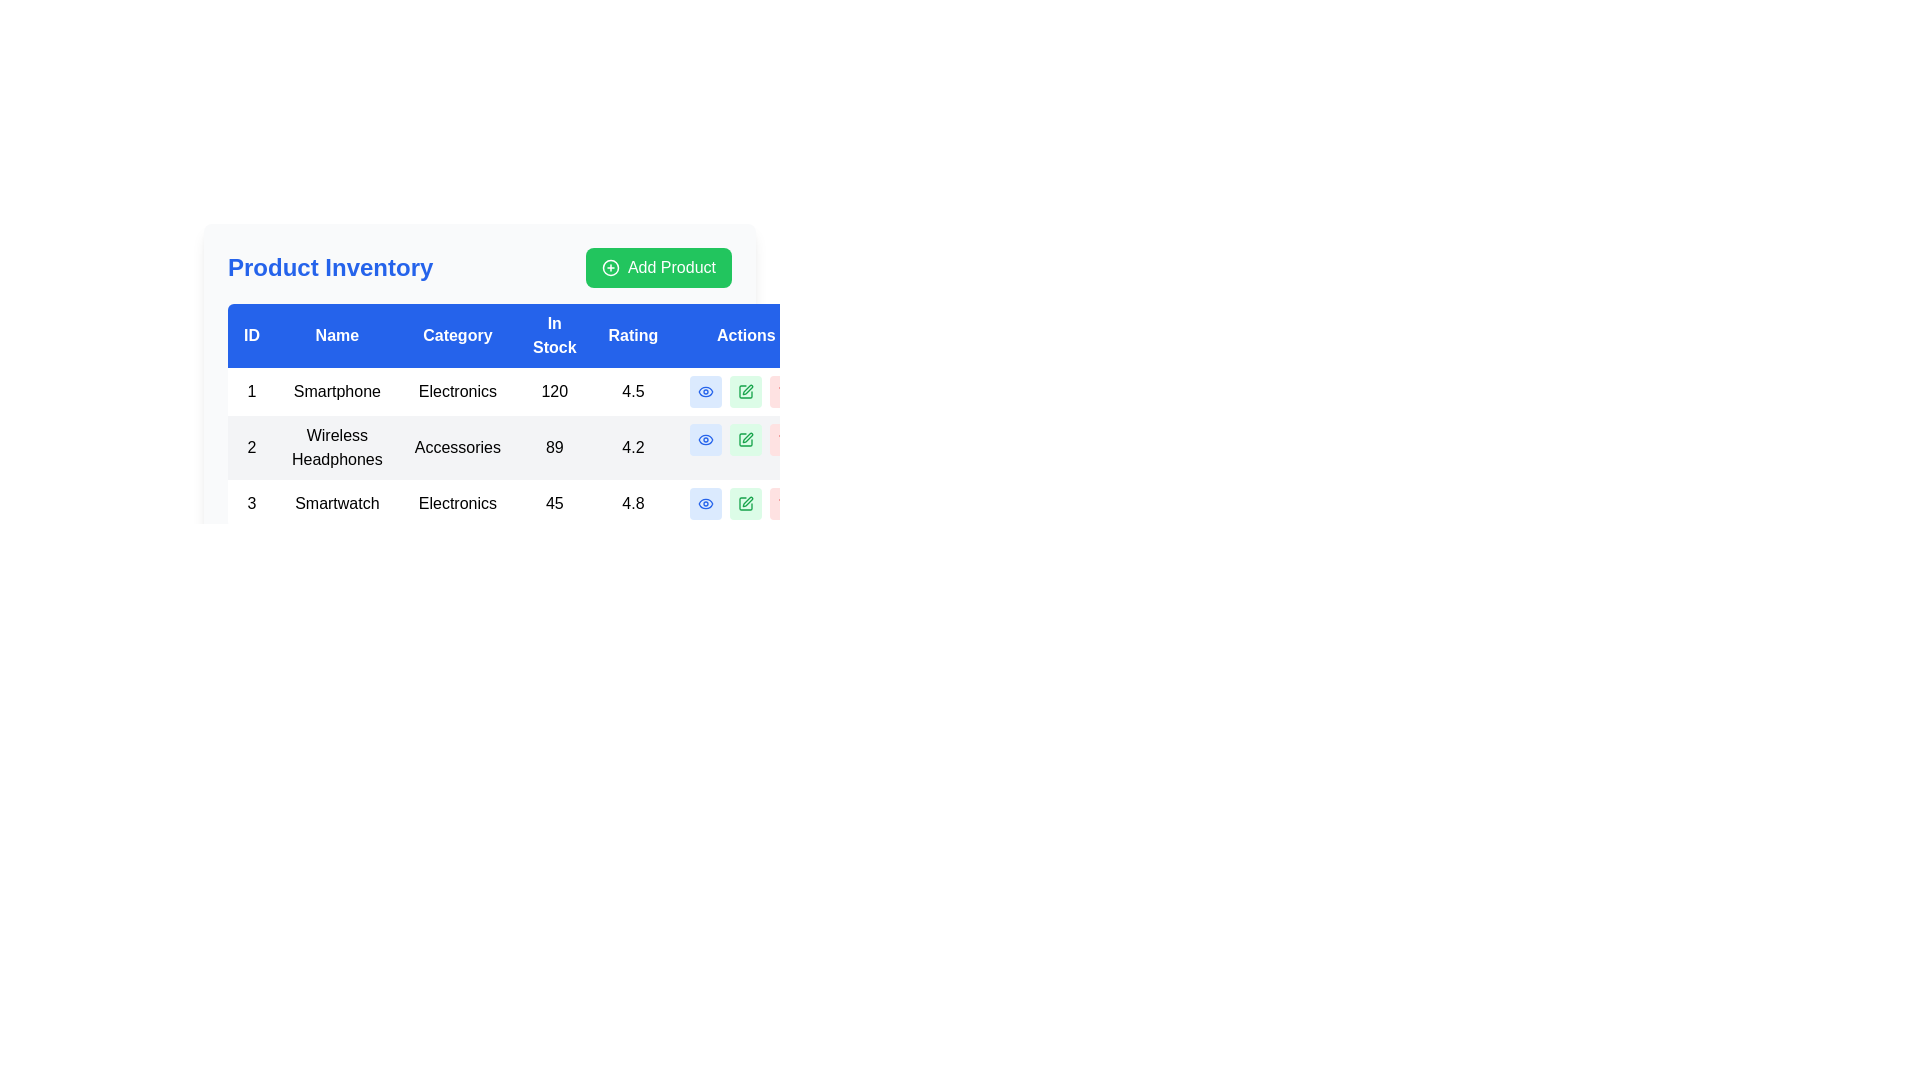 The height and width of the screenshot is (1080, 1920). What do you see at coordinates (706, 438) in the screenshot?
I see `the blue eye icon in the 'Actions' column of the second row under 'Wireless Headphones'` at bounding box center [706, 438].